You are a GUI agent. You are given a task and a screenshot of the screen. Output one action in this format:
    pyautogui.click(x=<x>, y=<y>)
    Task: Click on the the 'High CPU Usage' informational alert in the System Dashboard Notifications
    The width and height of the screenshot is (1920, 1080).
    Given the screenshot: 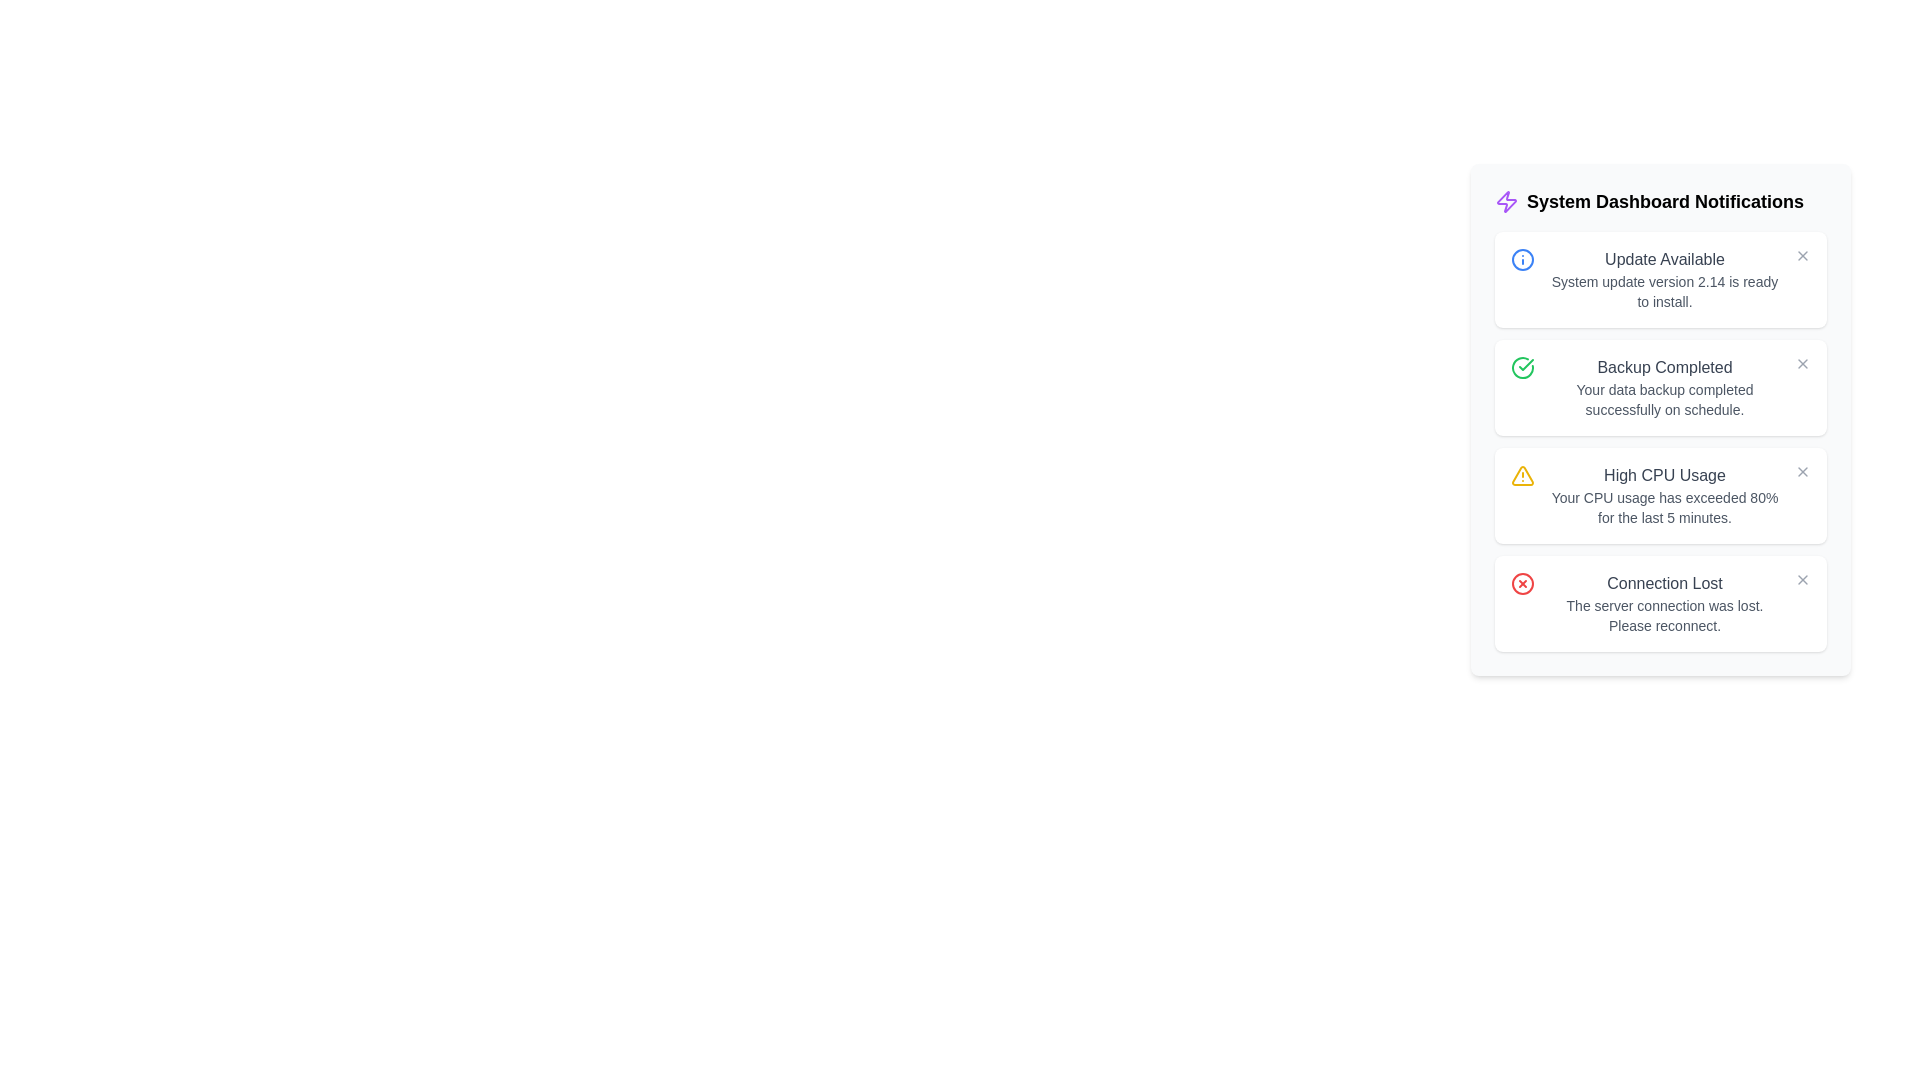 What is the action you would take?
    pyautogui.click(x=1665, y=495)
    